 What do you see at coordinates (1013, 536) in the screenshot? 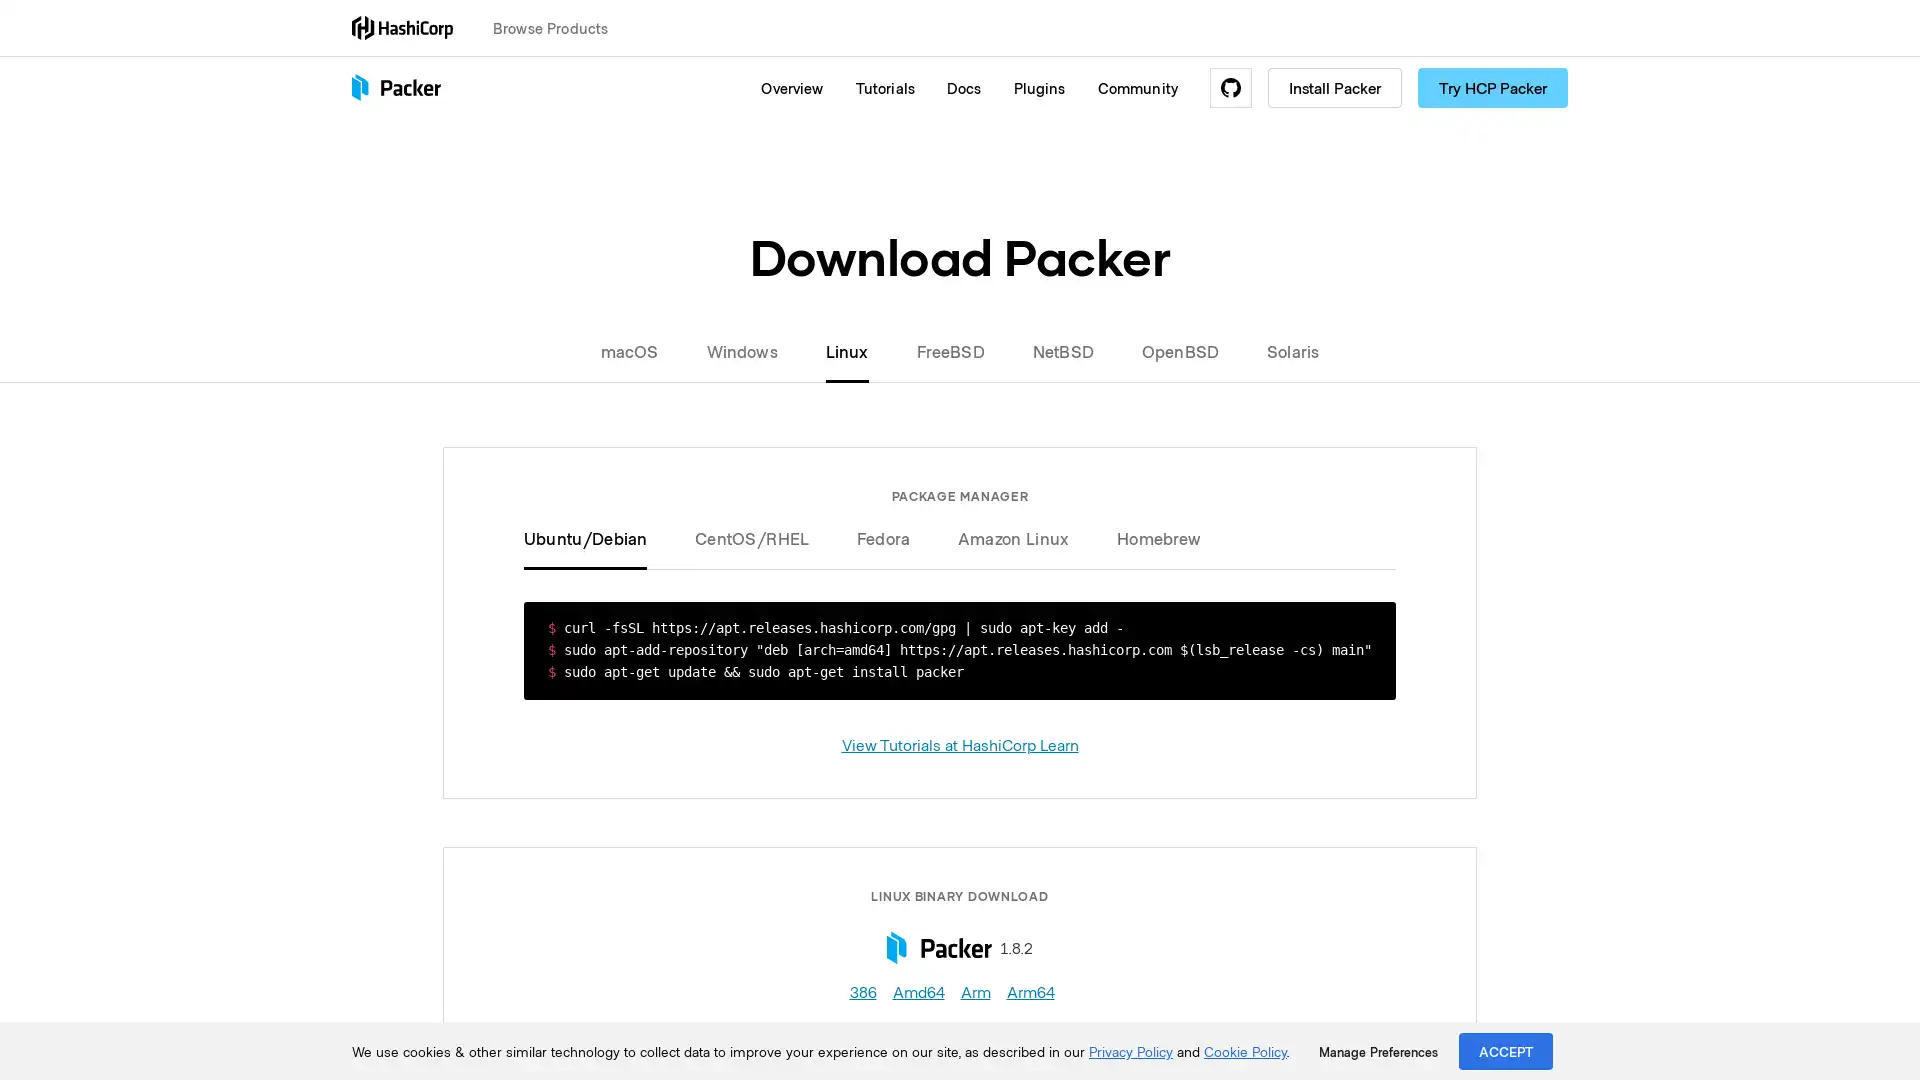
I see `Amazon Linux` at bounding box center [1013, 536].